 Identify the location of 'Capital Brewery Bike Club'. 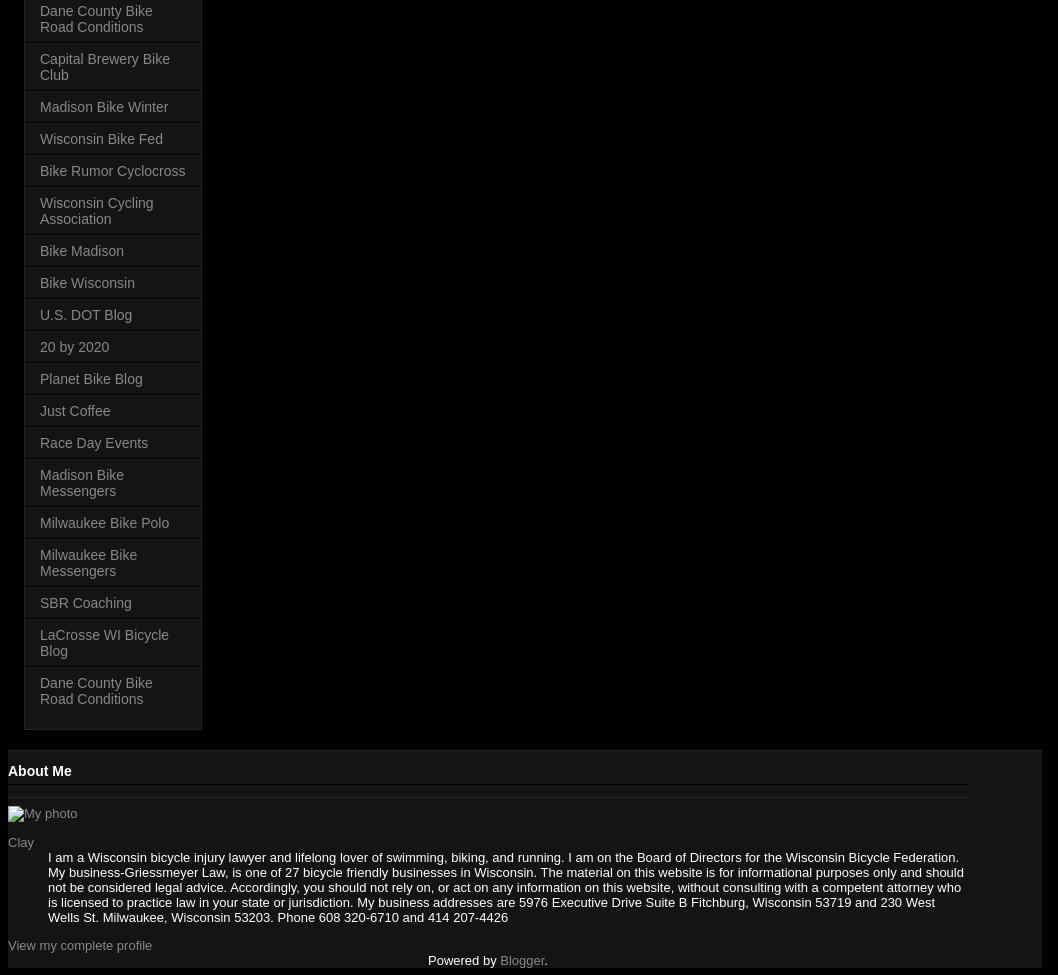
(103, 66).